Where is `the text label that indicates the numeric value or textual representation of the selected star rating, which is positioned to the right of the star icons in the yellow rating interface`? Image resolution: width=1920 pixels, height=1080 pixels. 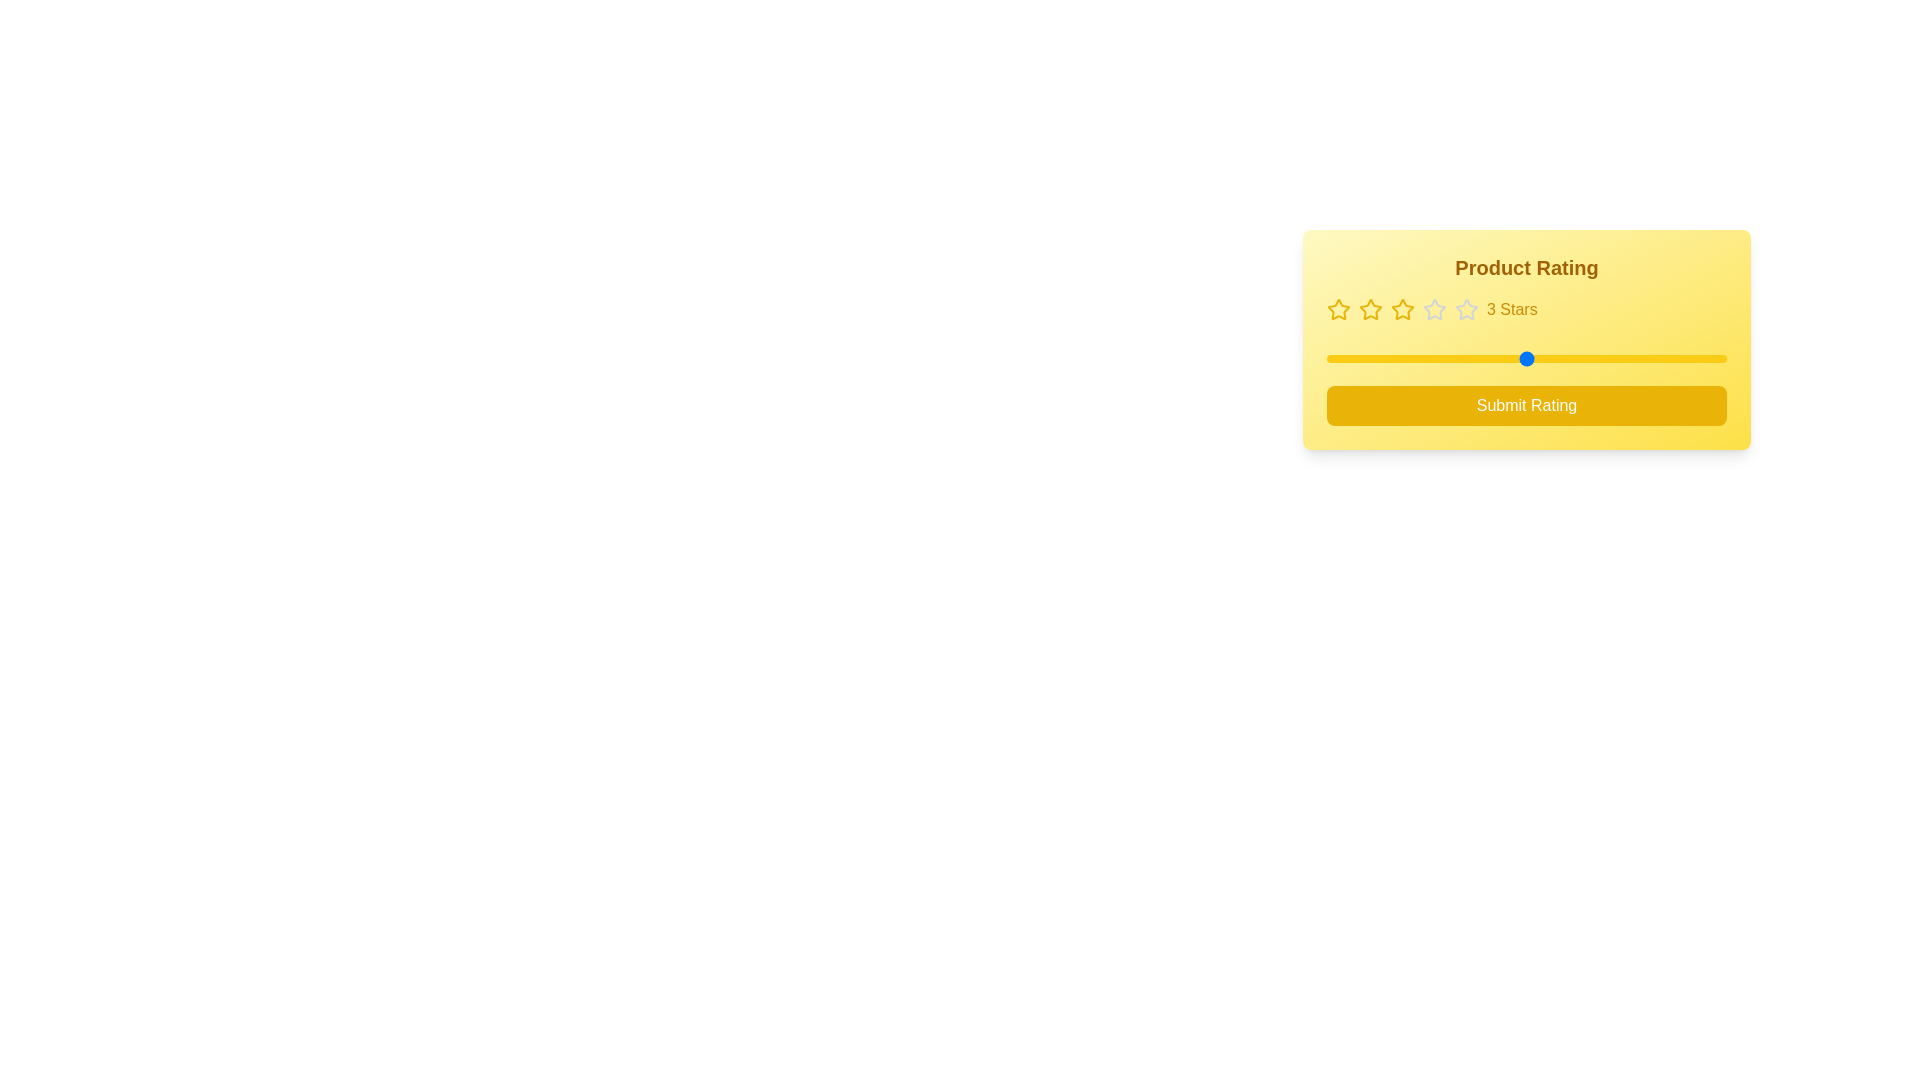
the text label that indicates the numeric value or textual representation of the selected star rating, which is positioned to the right of the star icons in the yellow rating interface is located at coordinates (1512, 309).